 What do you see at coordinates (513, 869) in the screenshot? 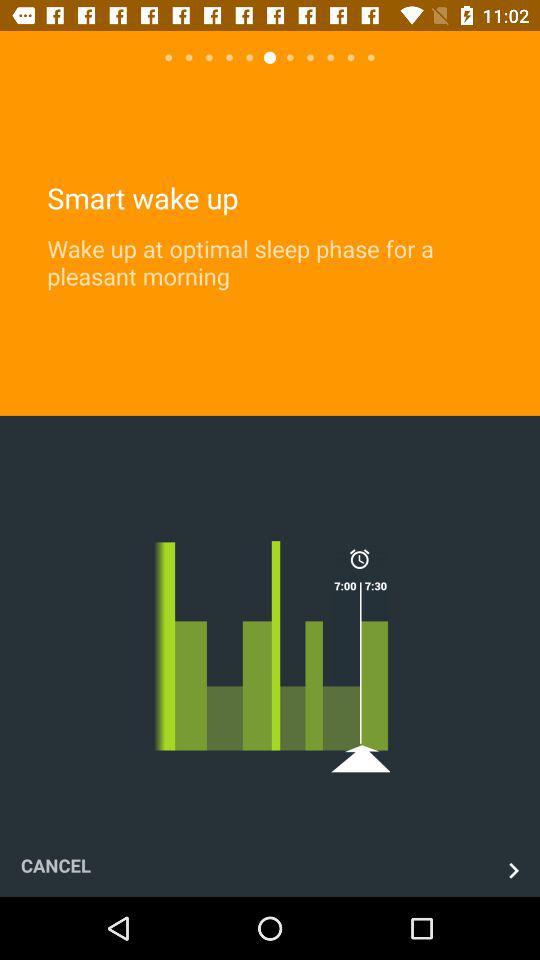
I see `continue ahead` at bounding box center [513, 869].